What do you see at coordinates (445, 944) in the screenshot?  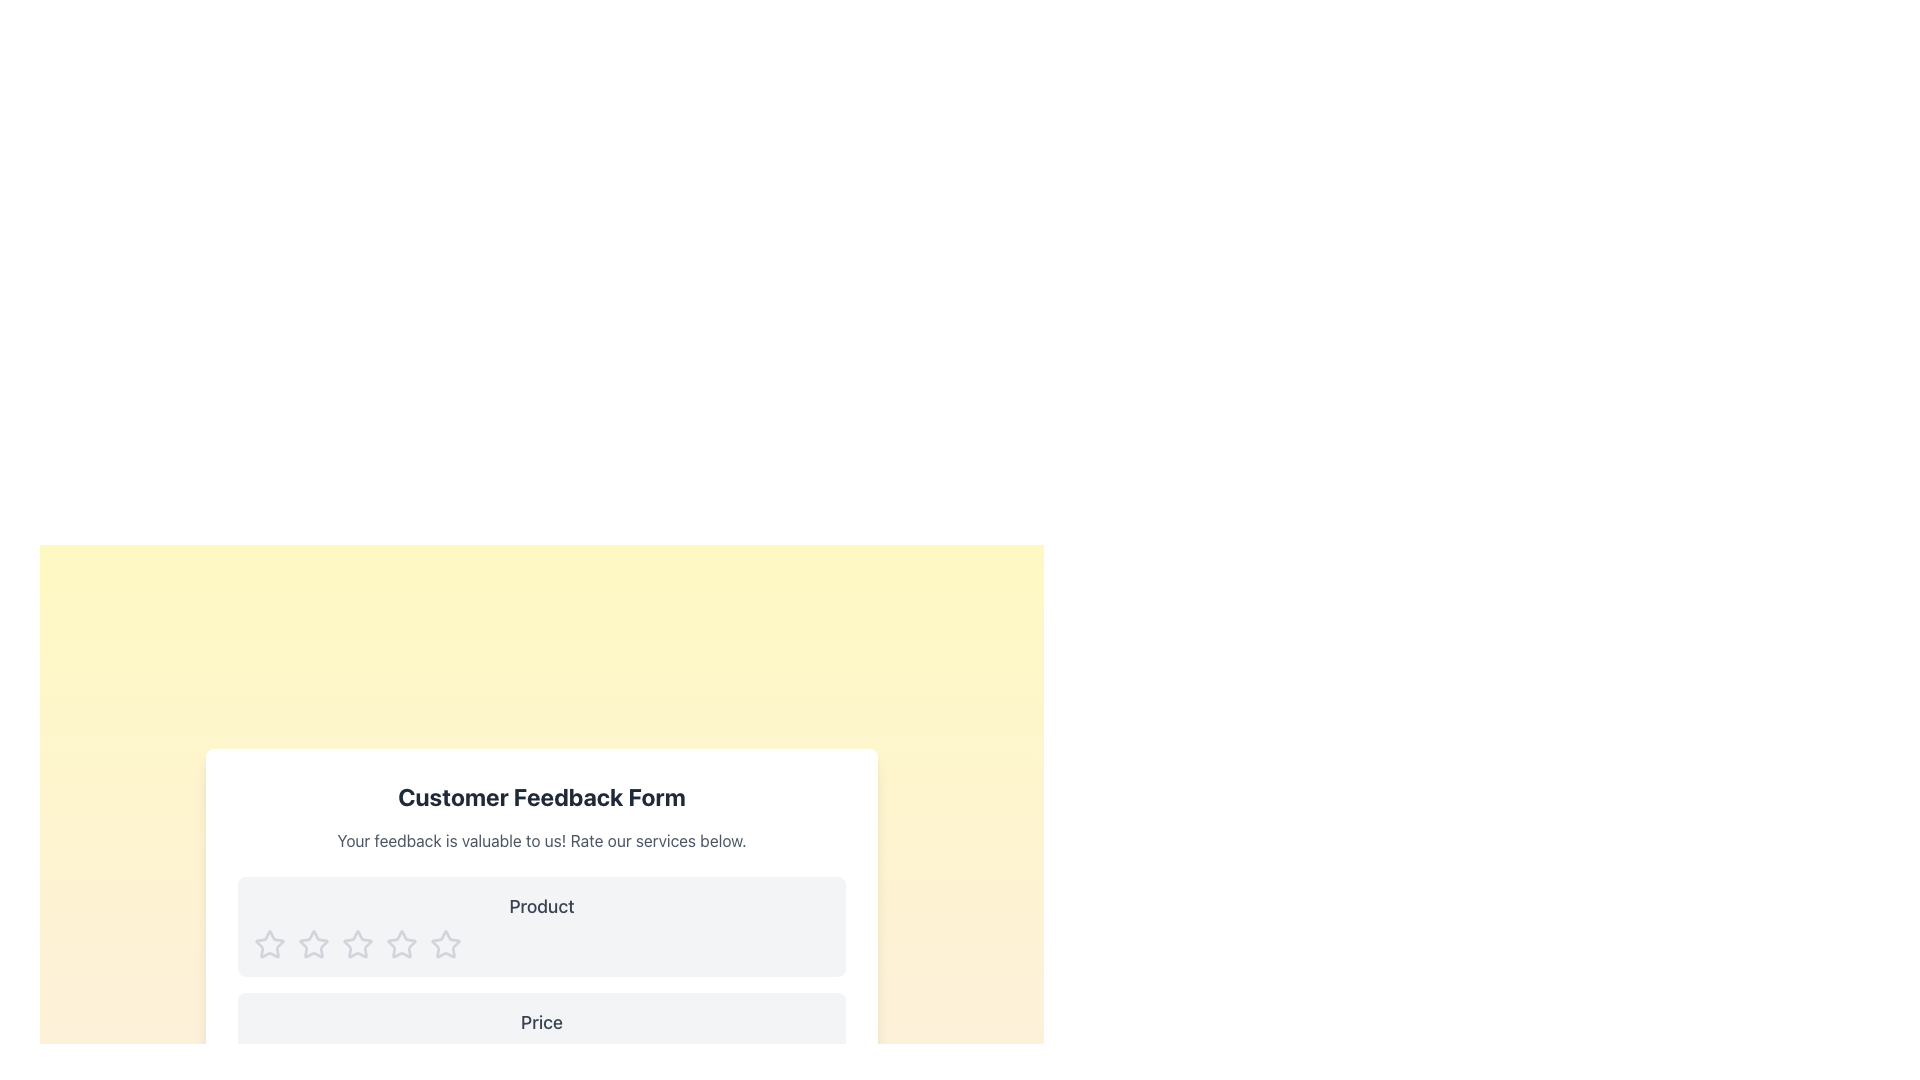 I see `the fourth unselected rating star icon in the Product rating section` at bounding box center [445, 944].